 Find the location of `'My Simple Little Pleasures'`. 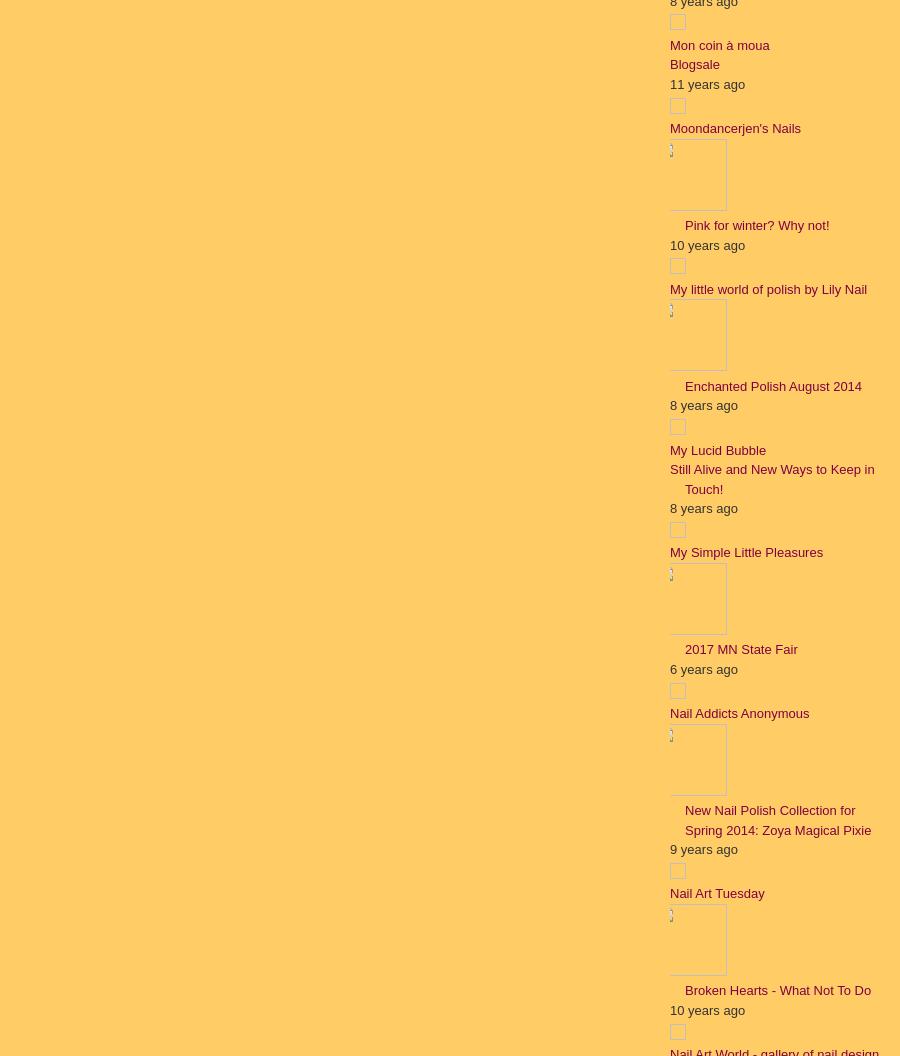

'My Simple Little Pleasures' is located at coordinates (745, 552).